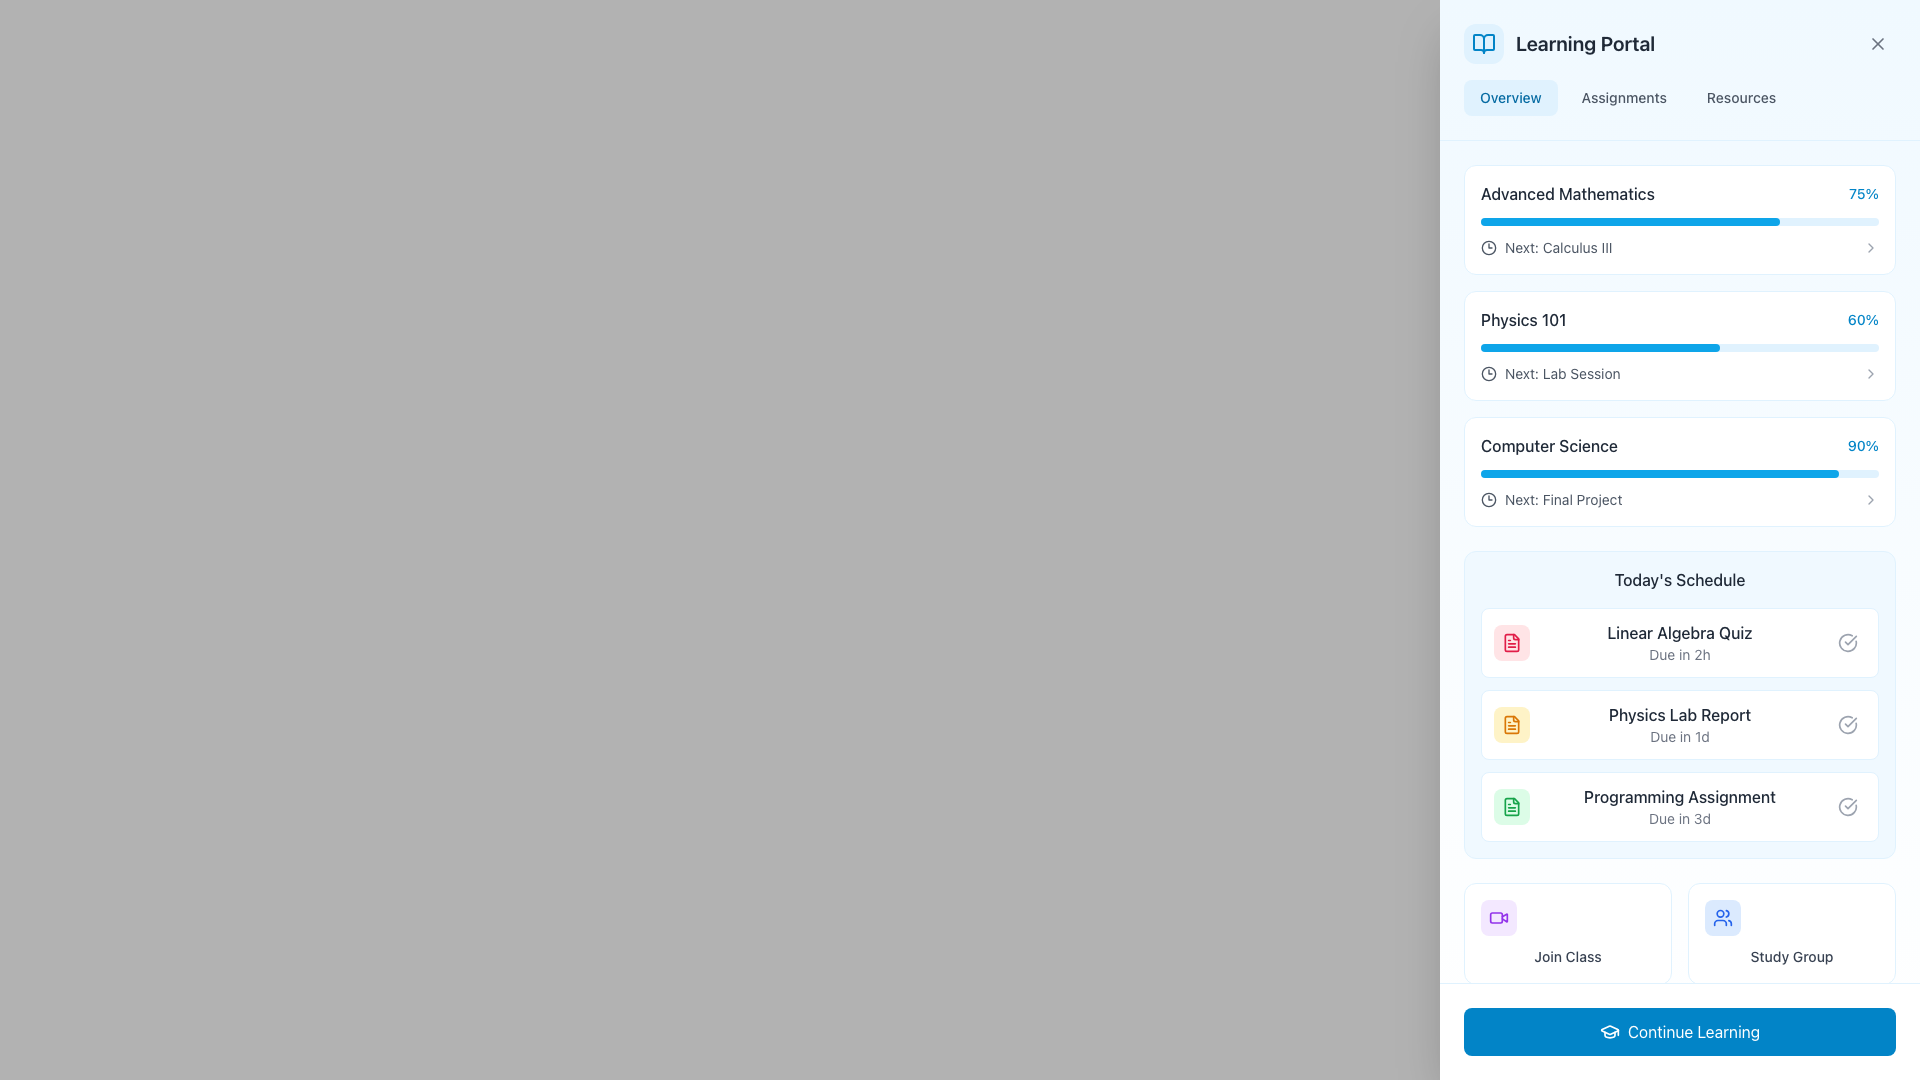  I want to click on the subject name displayed, so click(1680, 193).